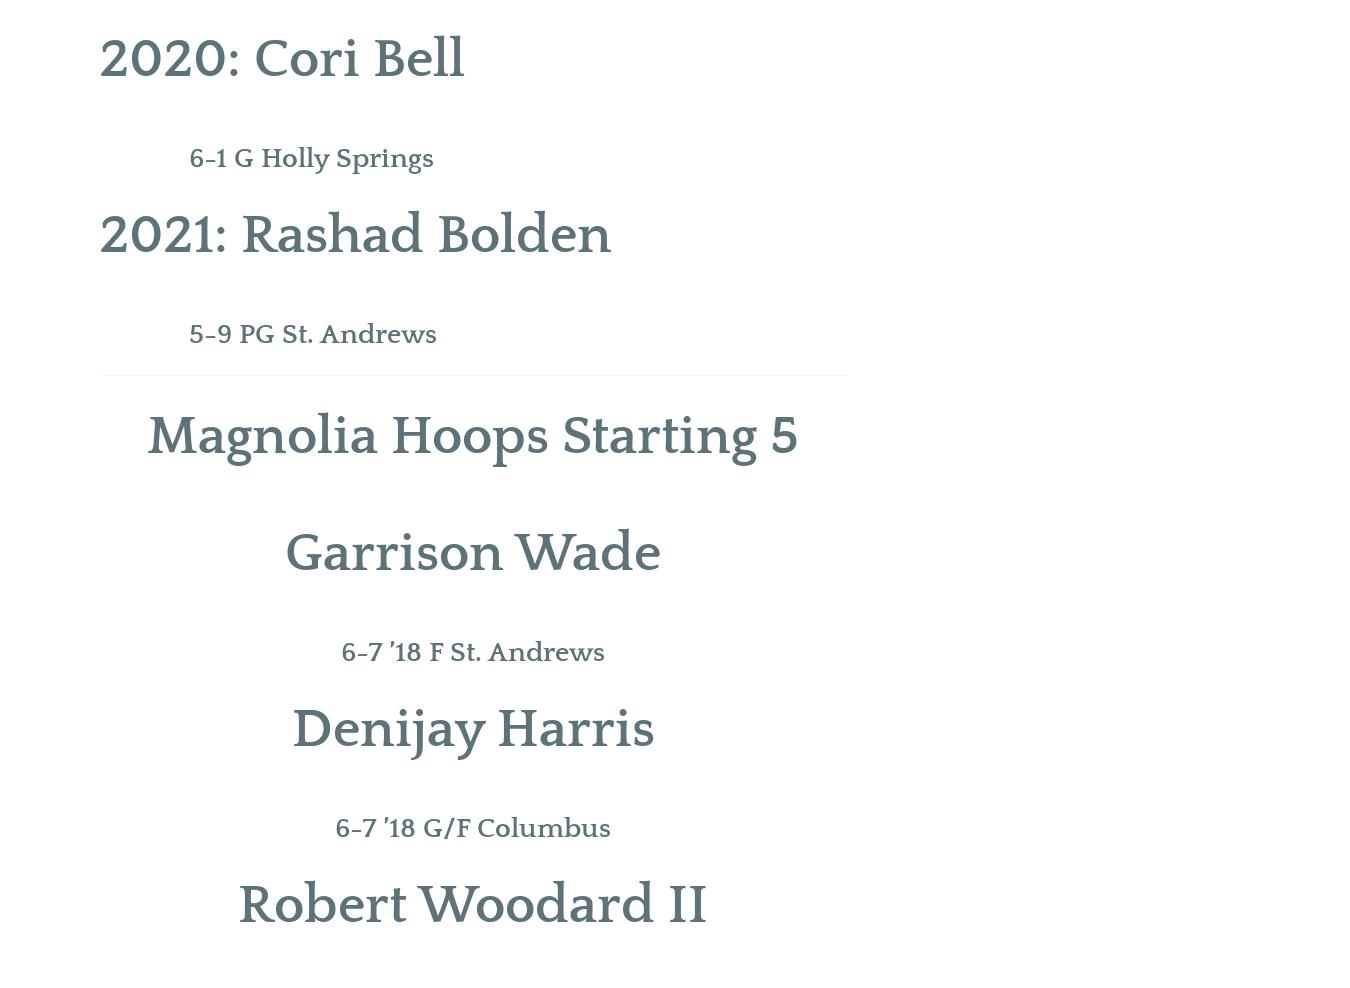 This screenshot has height=988, width=1350. I want to click on '6-7 ’18 F St. Andrews', so click(341, 650).